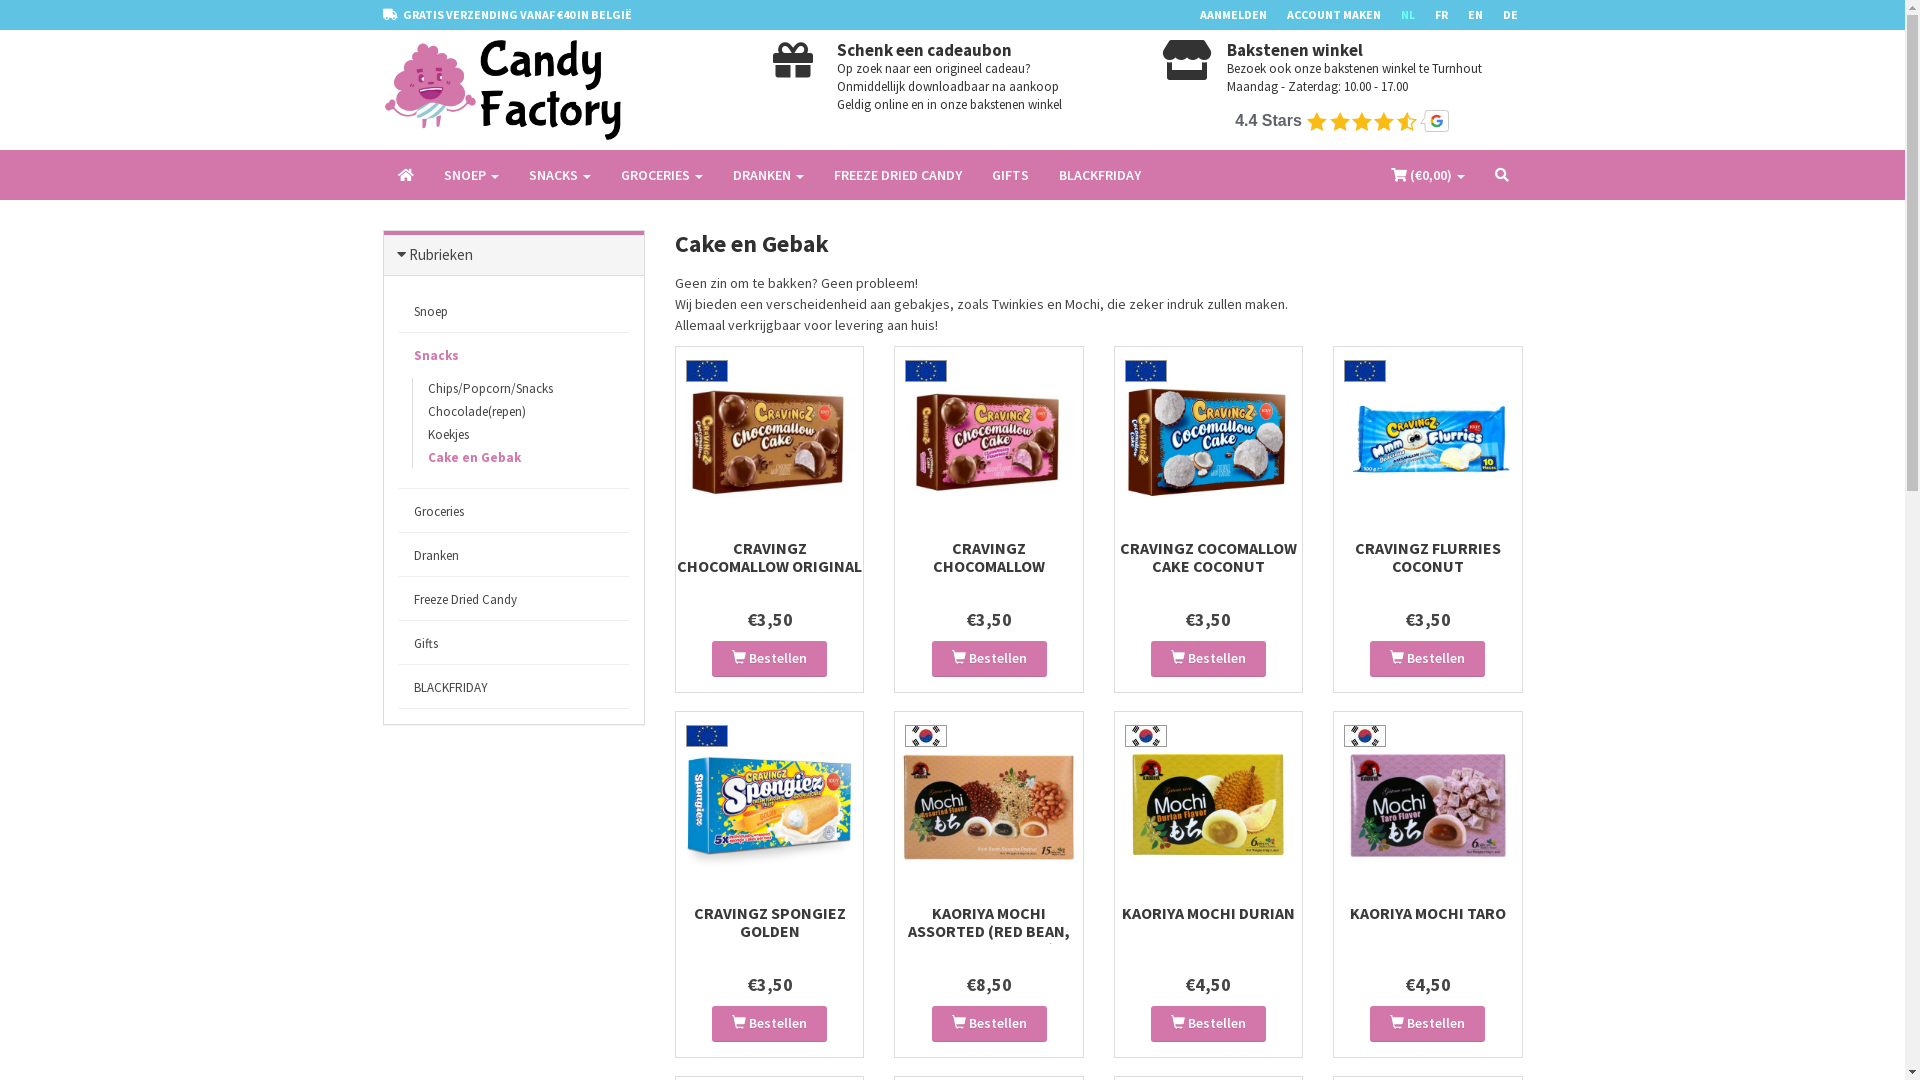 This screenshot has width=1920, height=1080. I want to click on 'SNACKS', so click(560, 173).